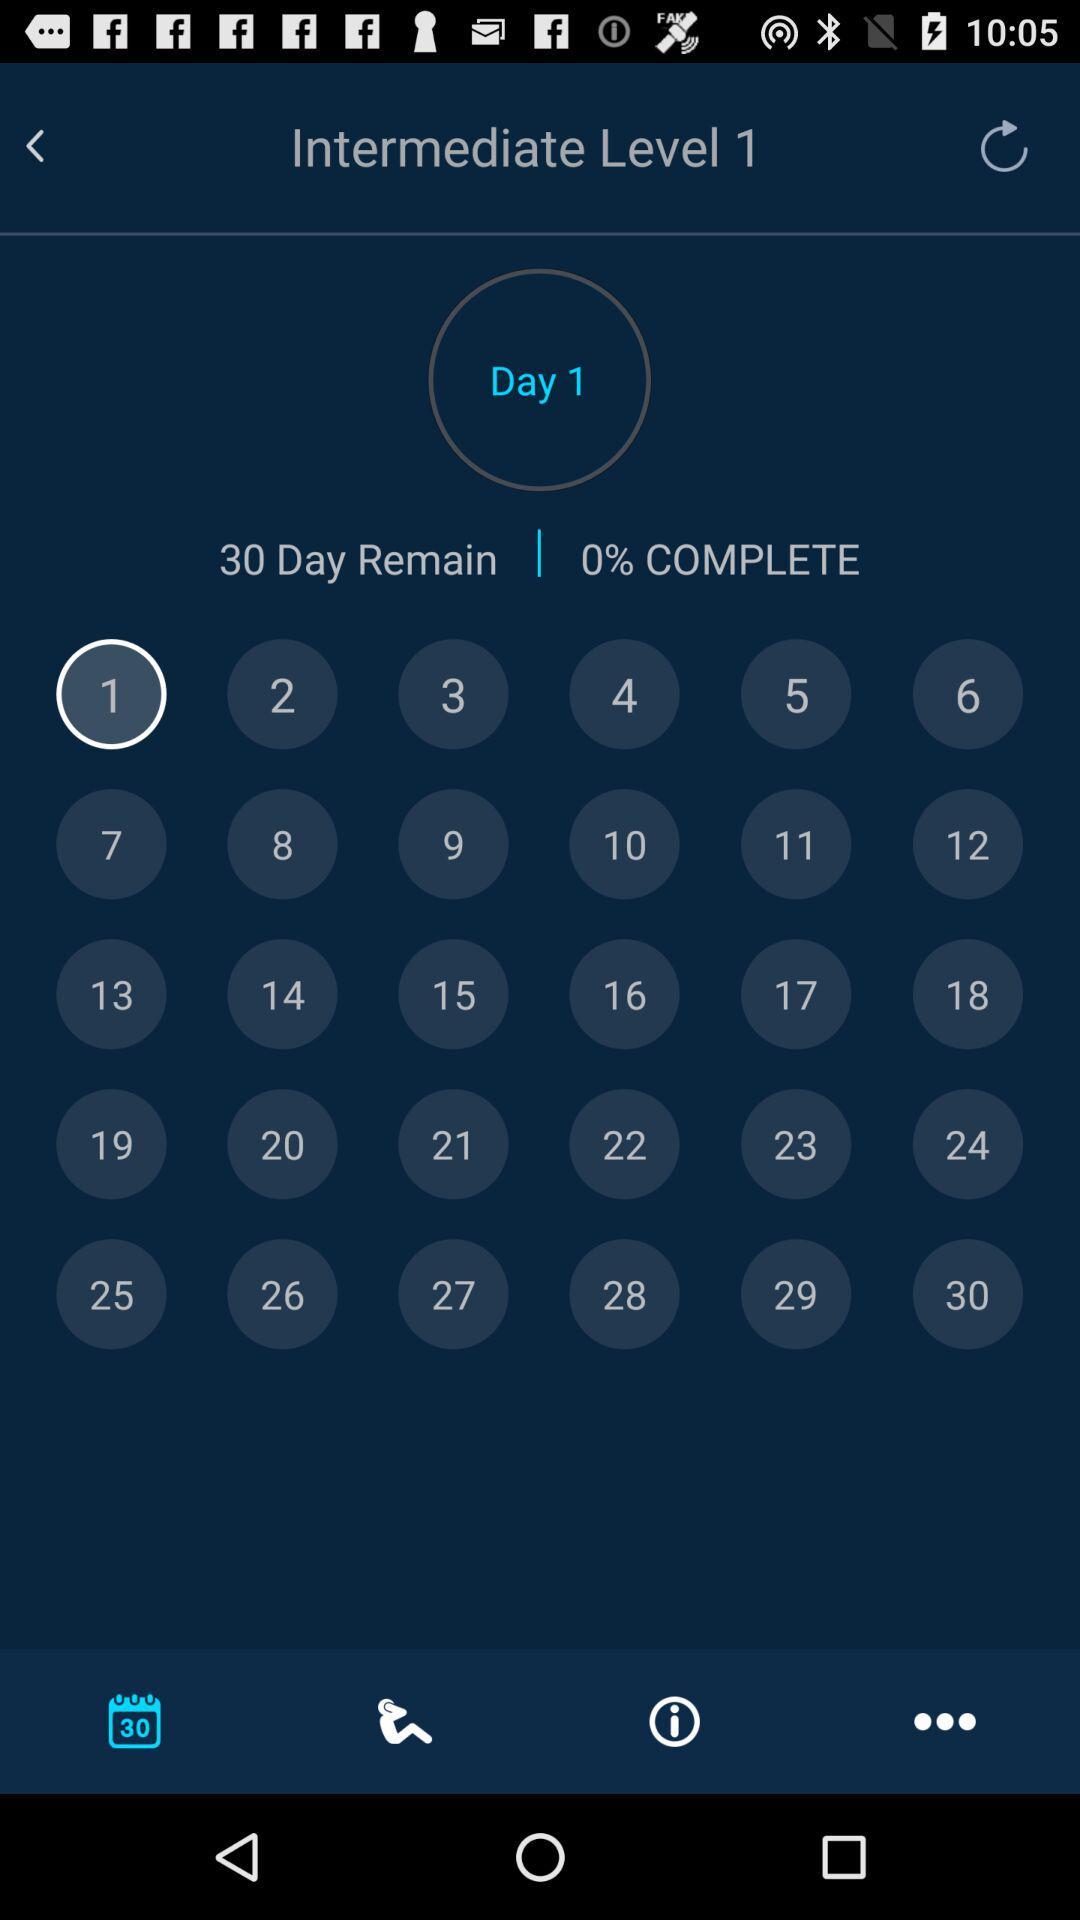 The width and height of the screenshot is (1080, 1920). I want to click on day 7, so click(111, 844).